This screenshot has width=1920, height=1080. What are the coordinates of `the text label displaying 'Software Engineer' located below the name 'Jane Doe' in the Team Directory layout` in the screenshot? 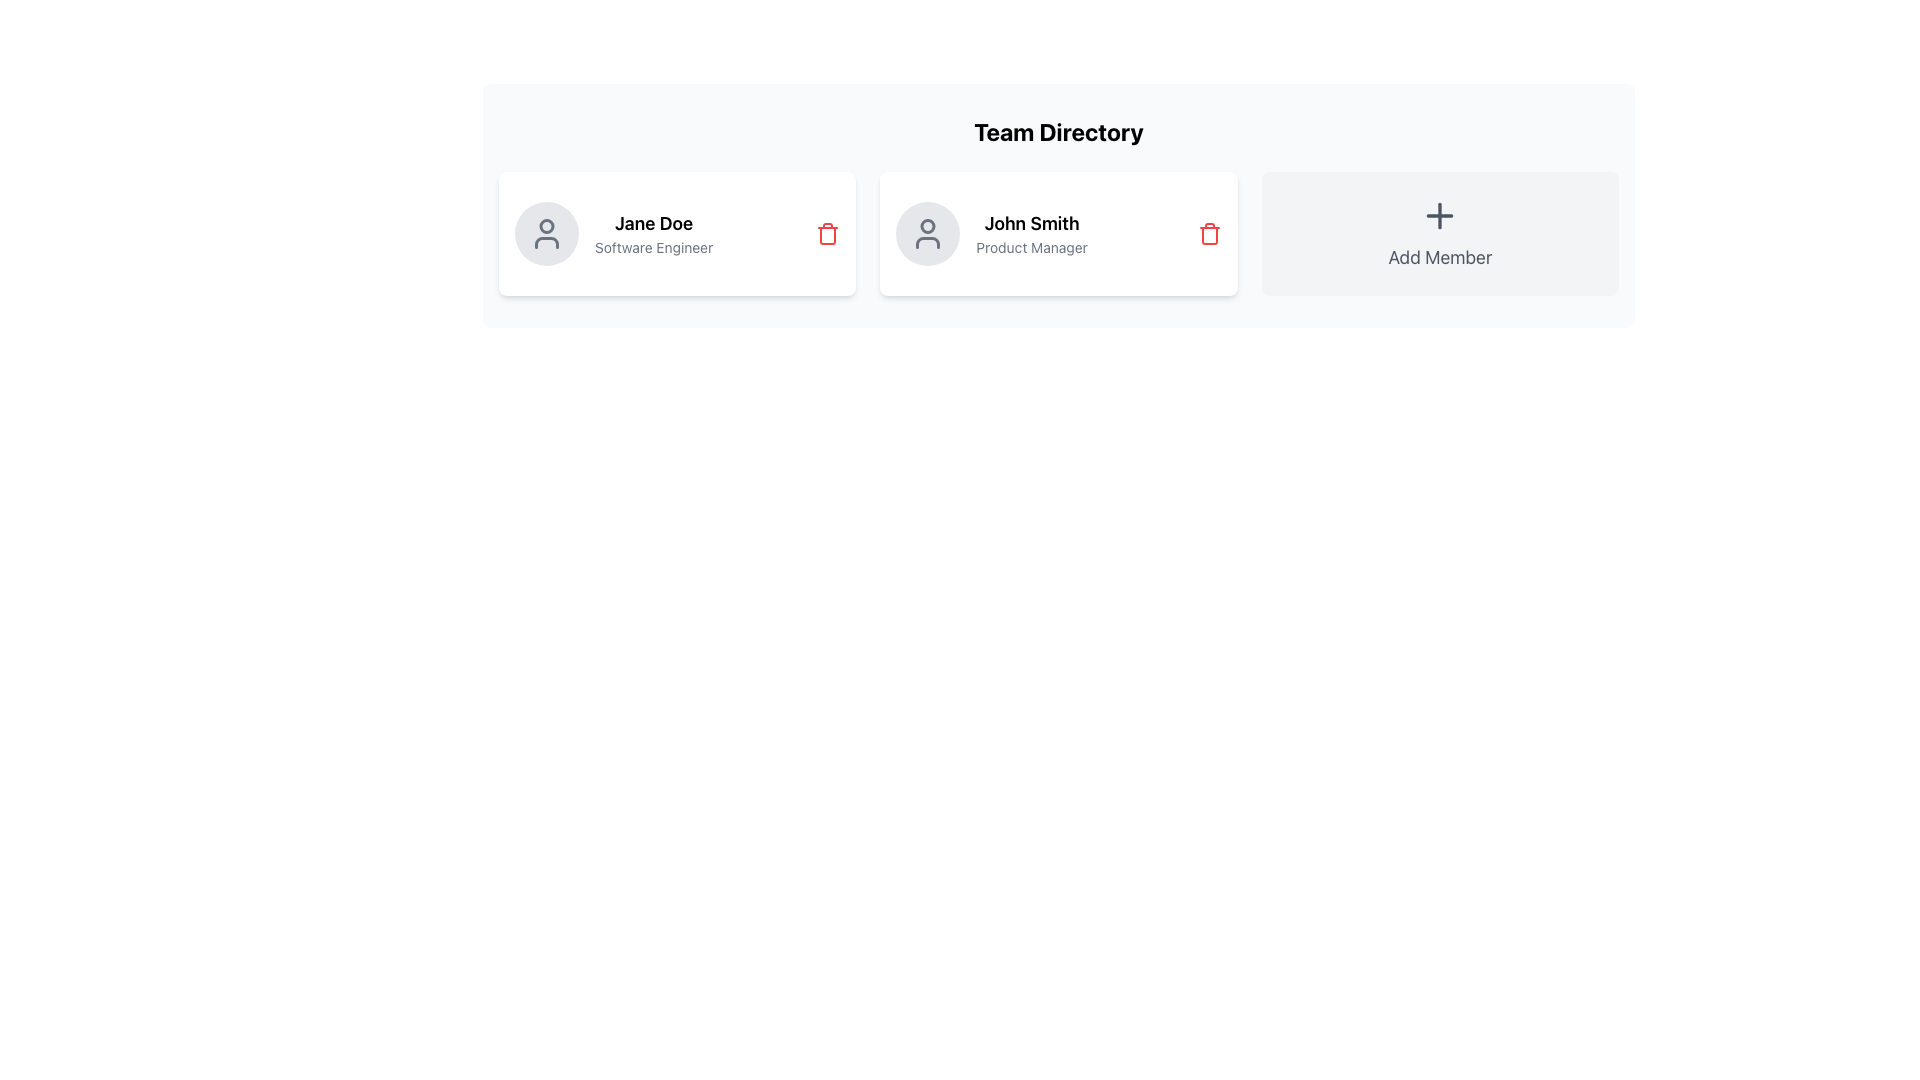 It's located at (654, 246).